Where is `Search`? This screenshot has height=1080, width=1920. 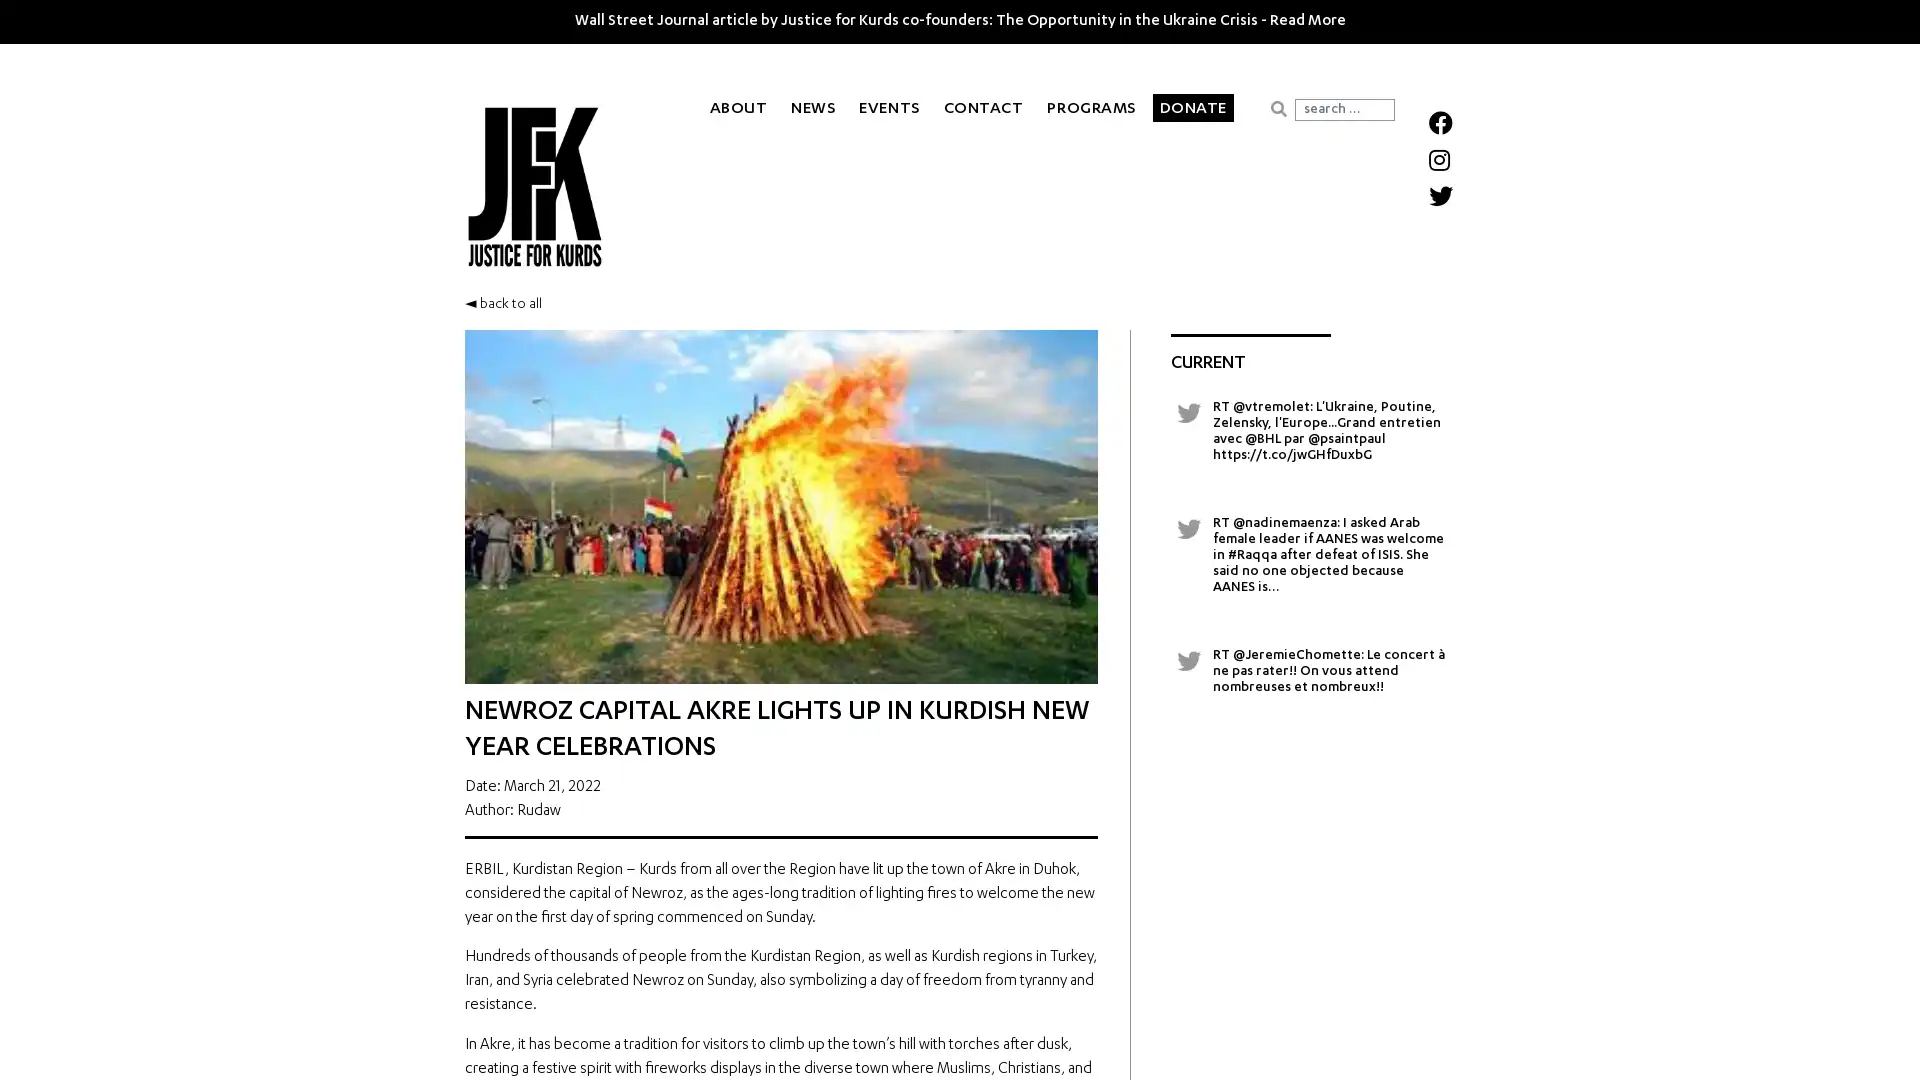 Search is located at coordinates (1277, 108).